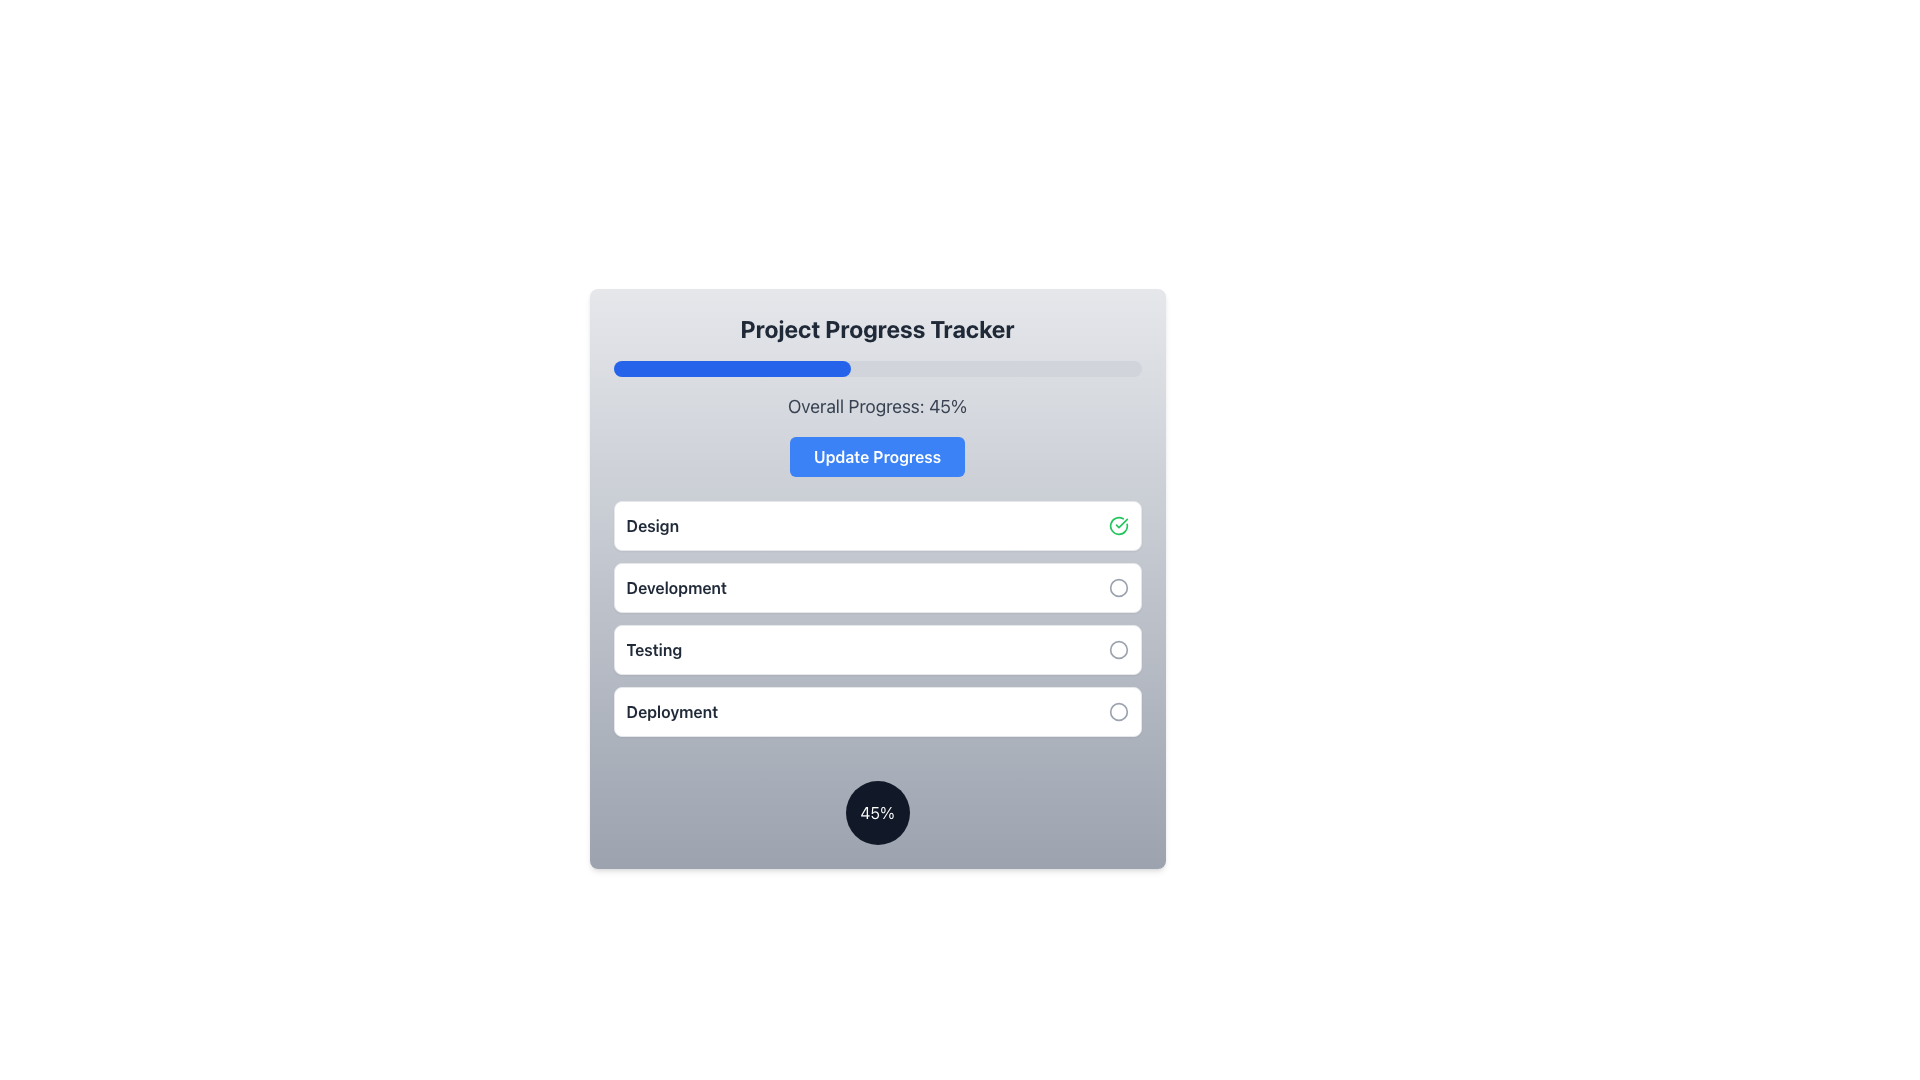 This screenshot has width=1920, height=1080. What do you see at coordinates (877, 406) in the screenshot?
I see `the text label displaying 'Overall Progress: 45%', which is located below the blue progress bar and above the blue button labeled 'Update Progress'` at bounding box center [877, 406].